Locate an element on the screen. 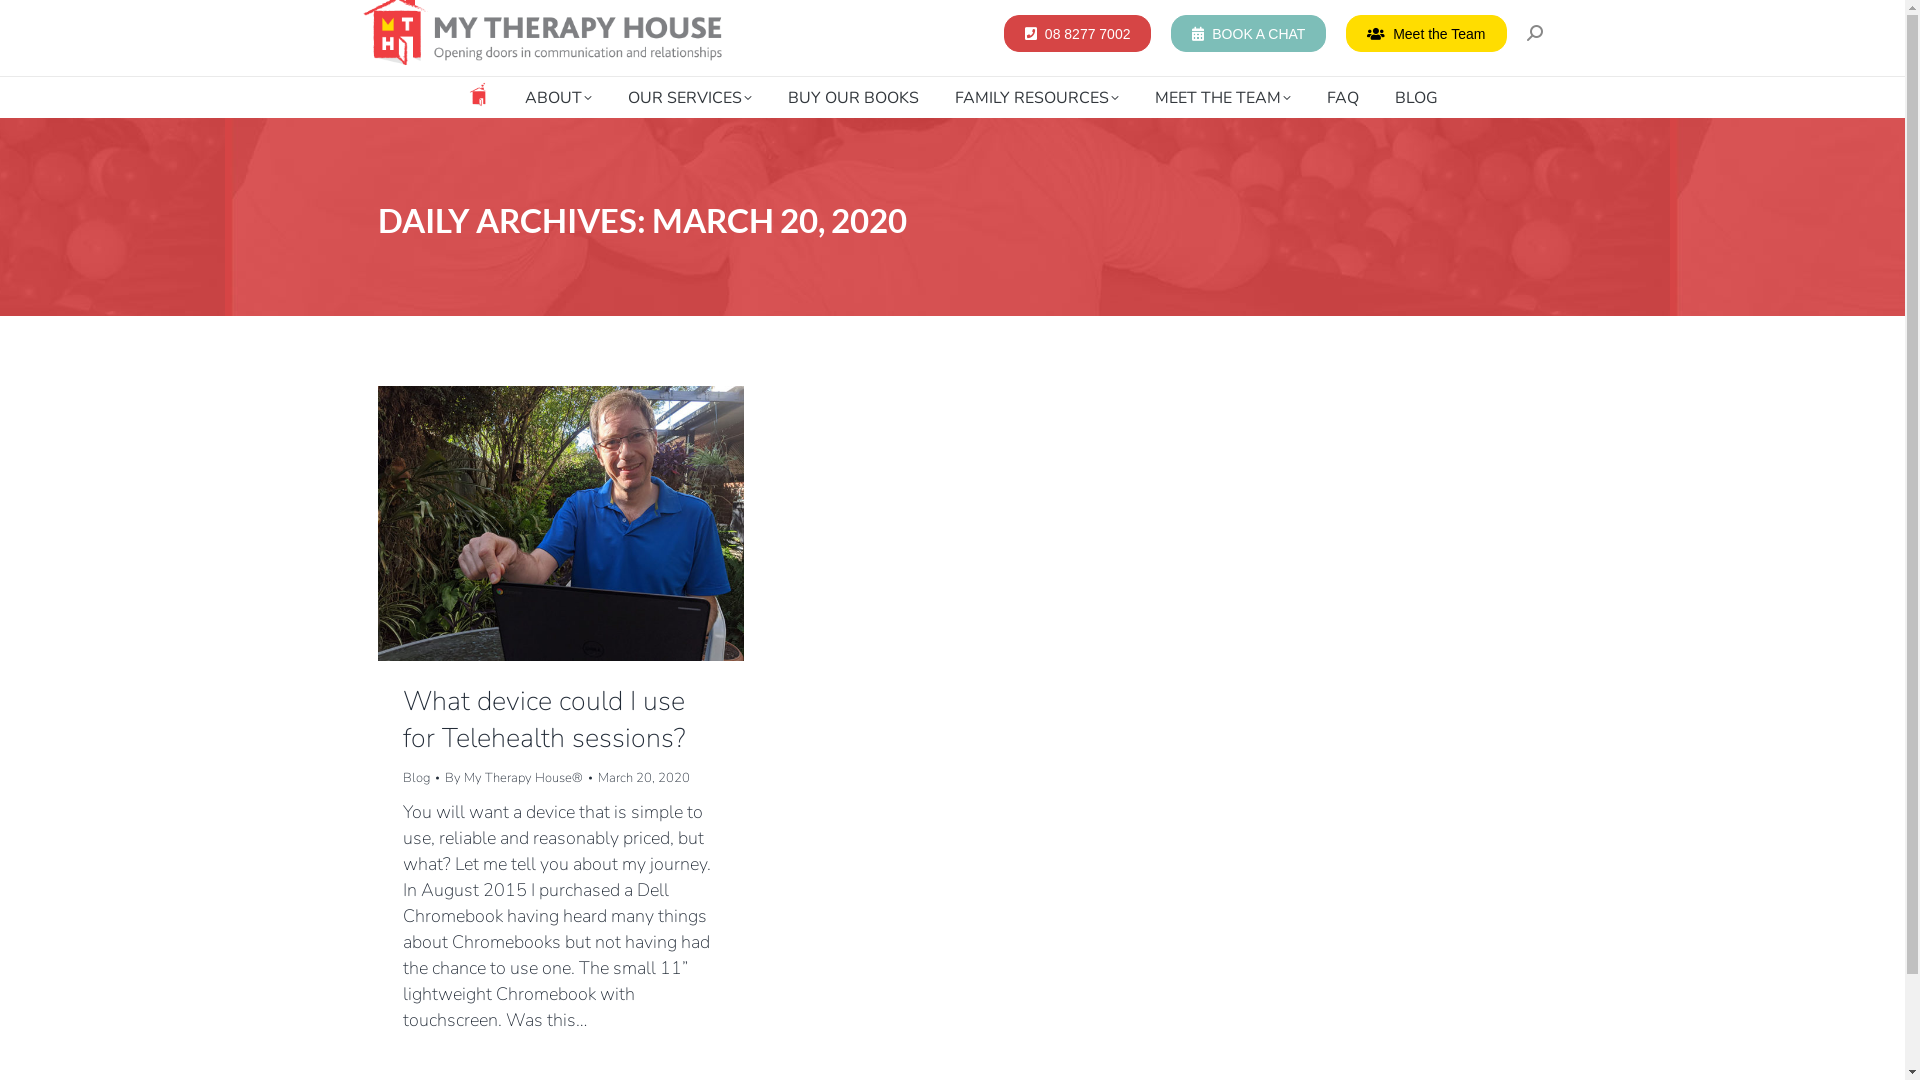 This screenshot has height=1080, width=1920. 'ABOUT' is located at coordinates (557, 97).